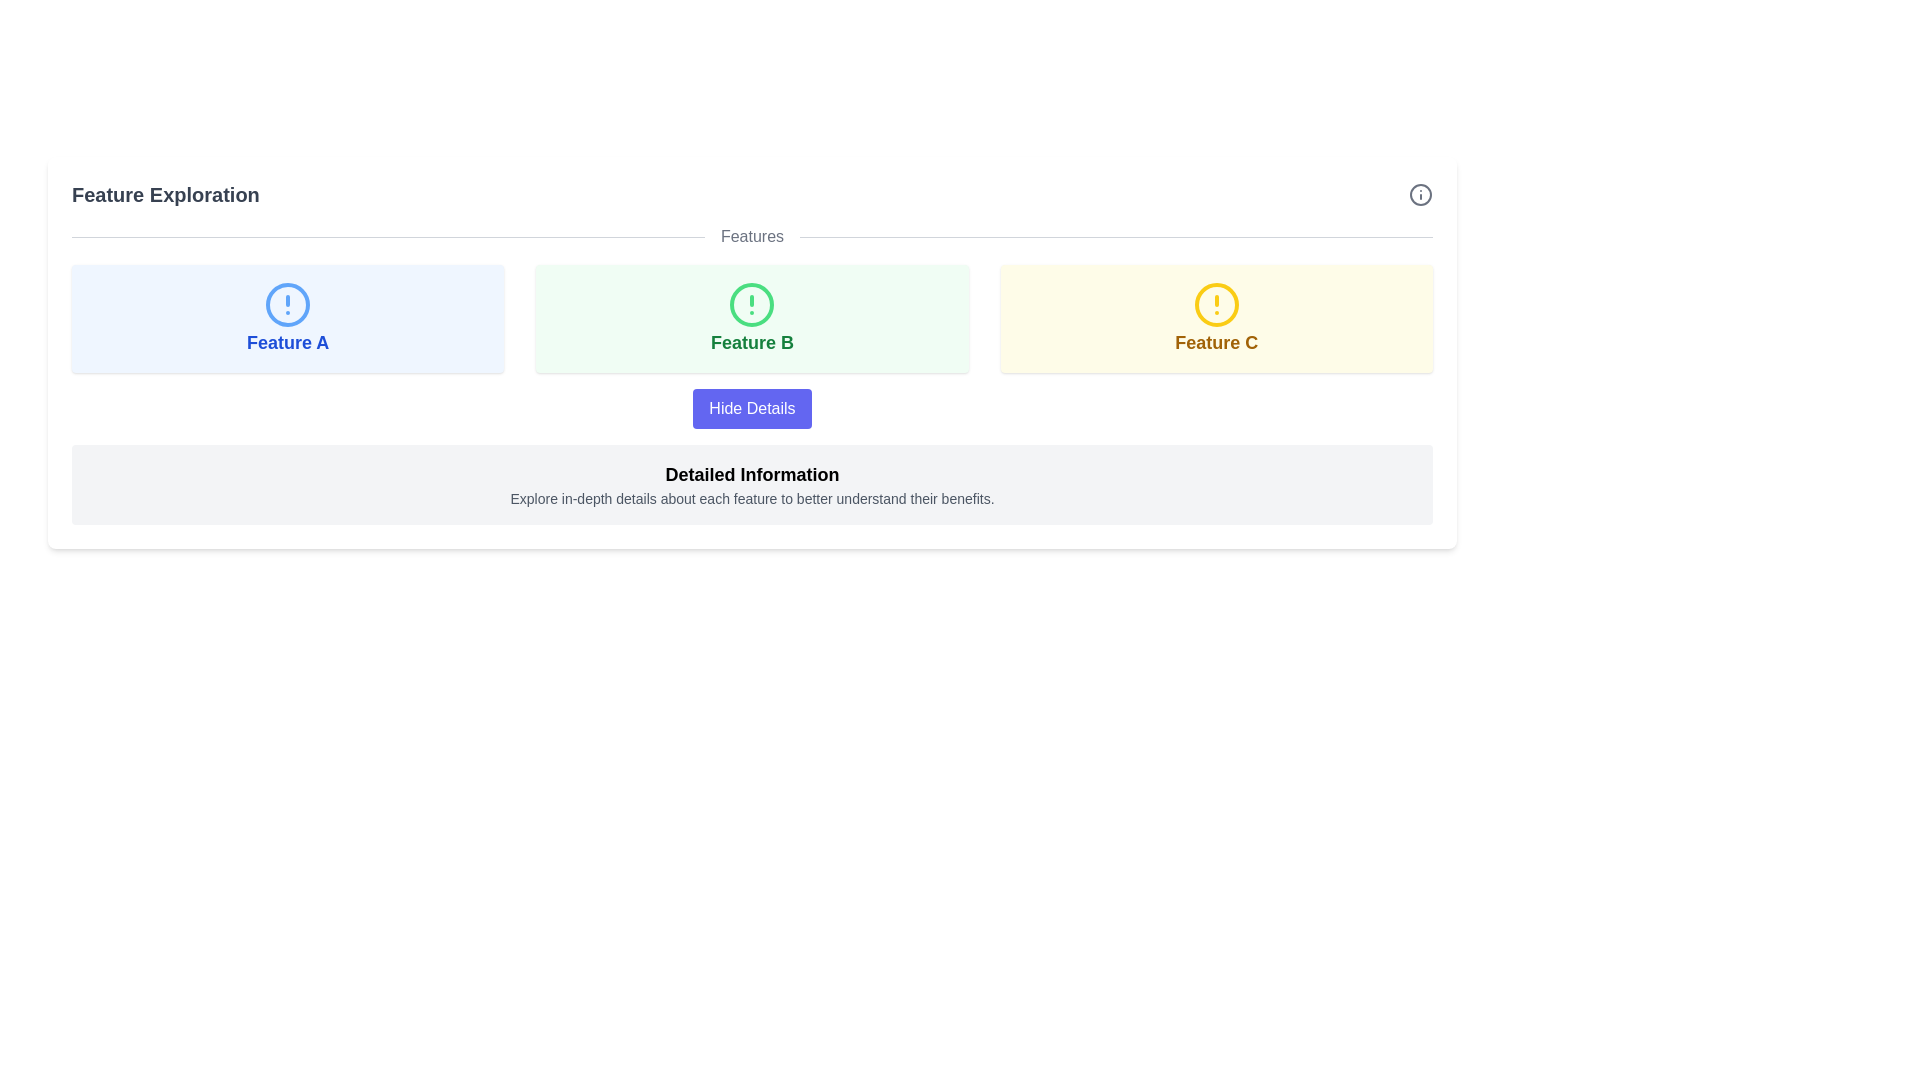 Image resolution: width=1920 pixels, height=1080 pixels. What do you see at coordinates (1419, 195) in the screenshot?
I see `the primary circular component of the informational icon located in the upper-right corner of the interface` at bounding box center [1419, 195].